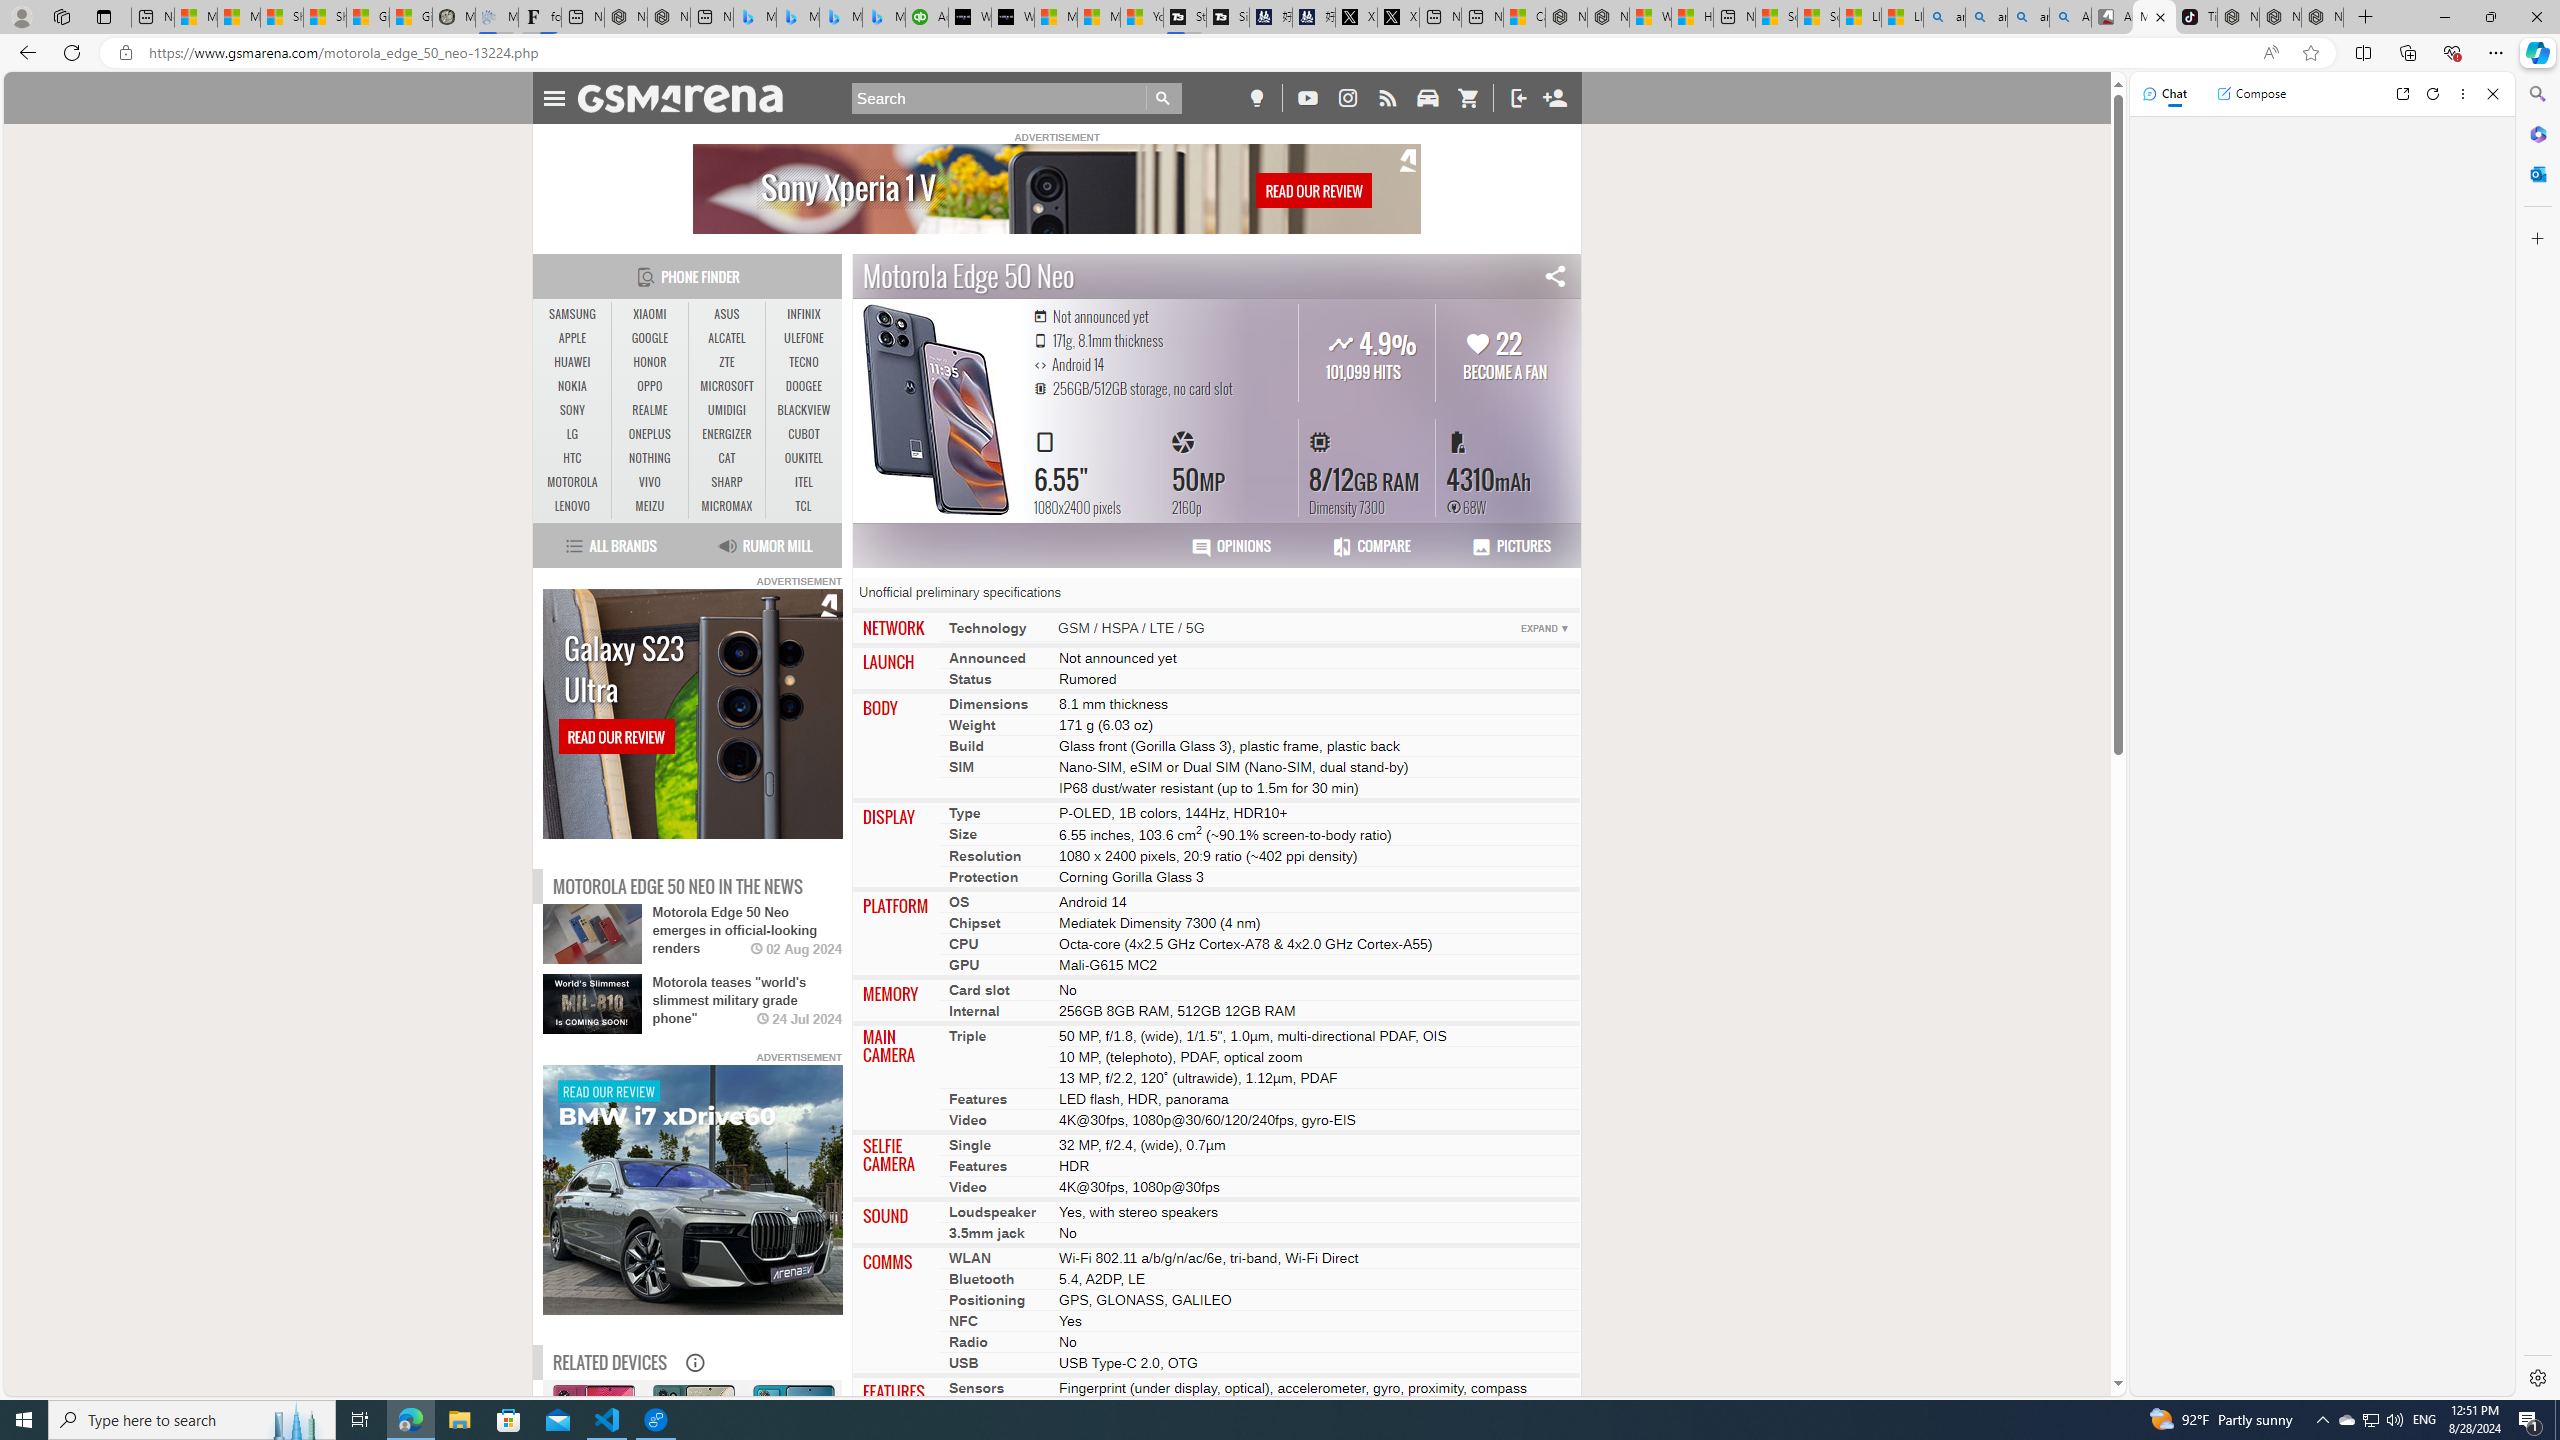  I want to click on 'MEIZU', so click(649, 505).